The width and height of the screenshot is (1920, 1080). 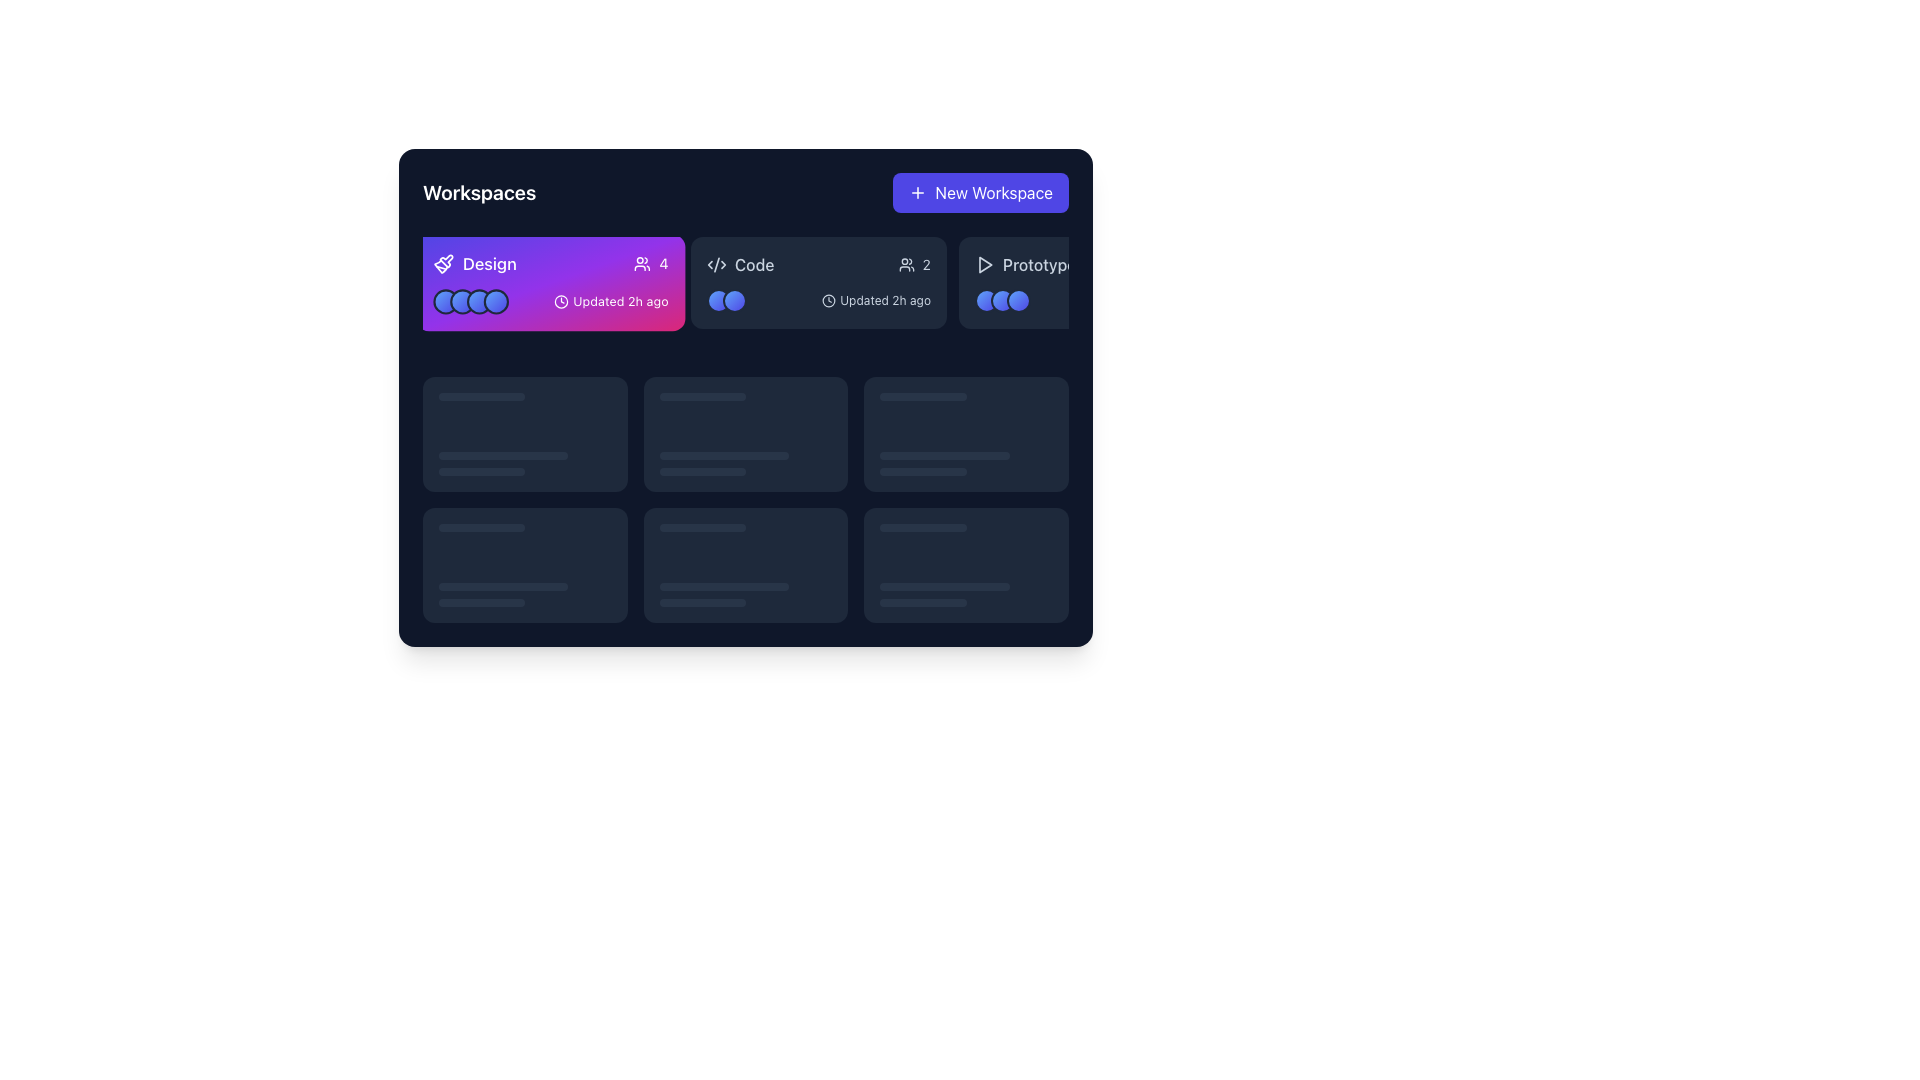 What do you see at coordinates (551, 301) in the screenshot?
I see `the text label displaying 'Updated 2h ago' which is located in the bottom-right corner of the 'Design' card` at bounding box center [551, 301].